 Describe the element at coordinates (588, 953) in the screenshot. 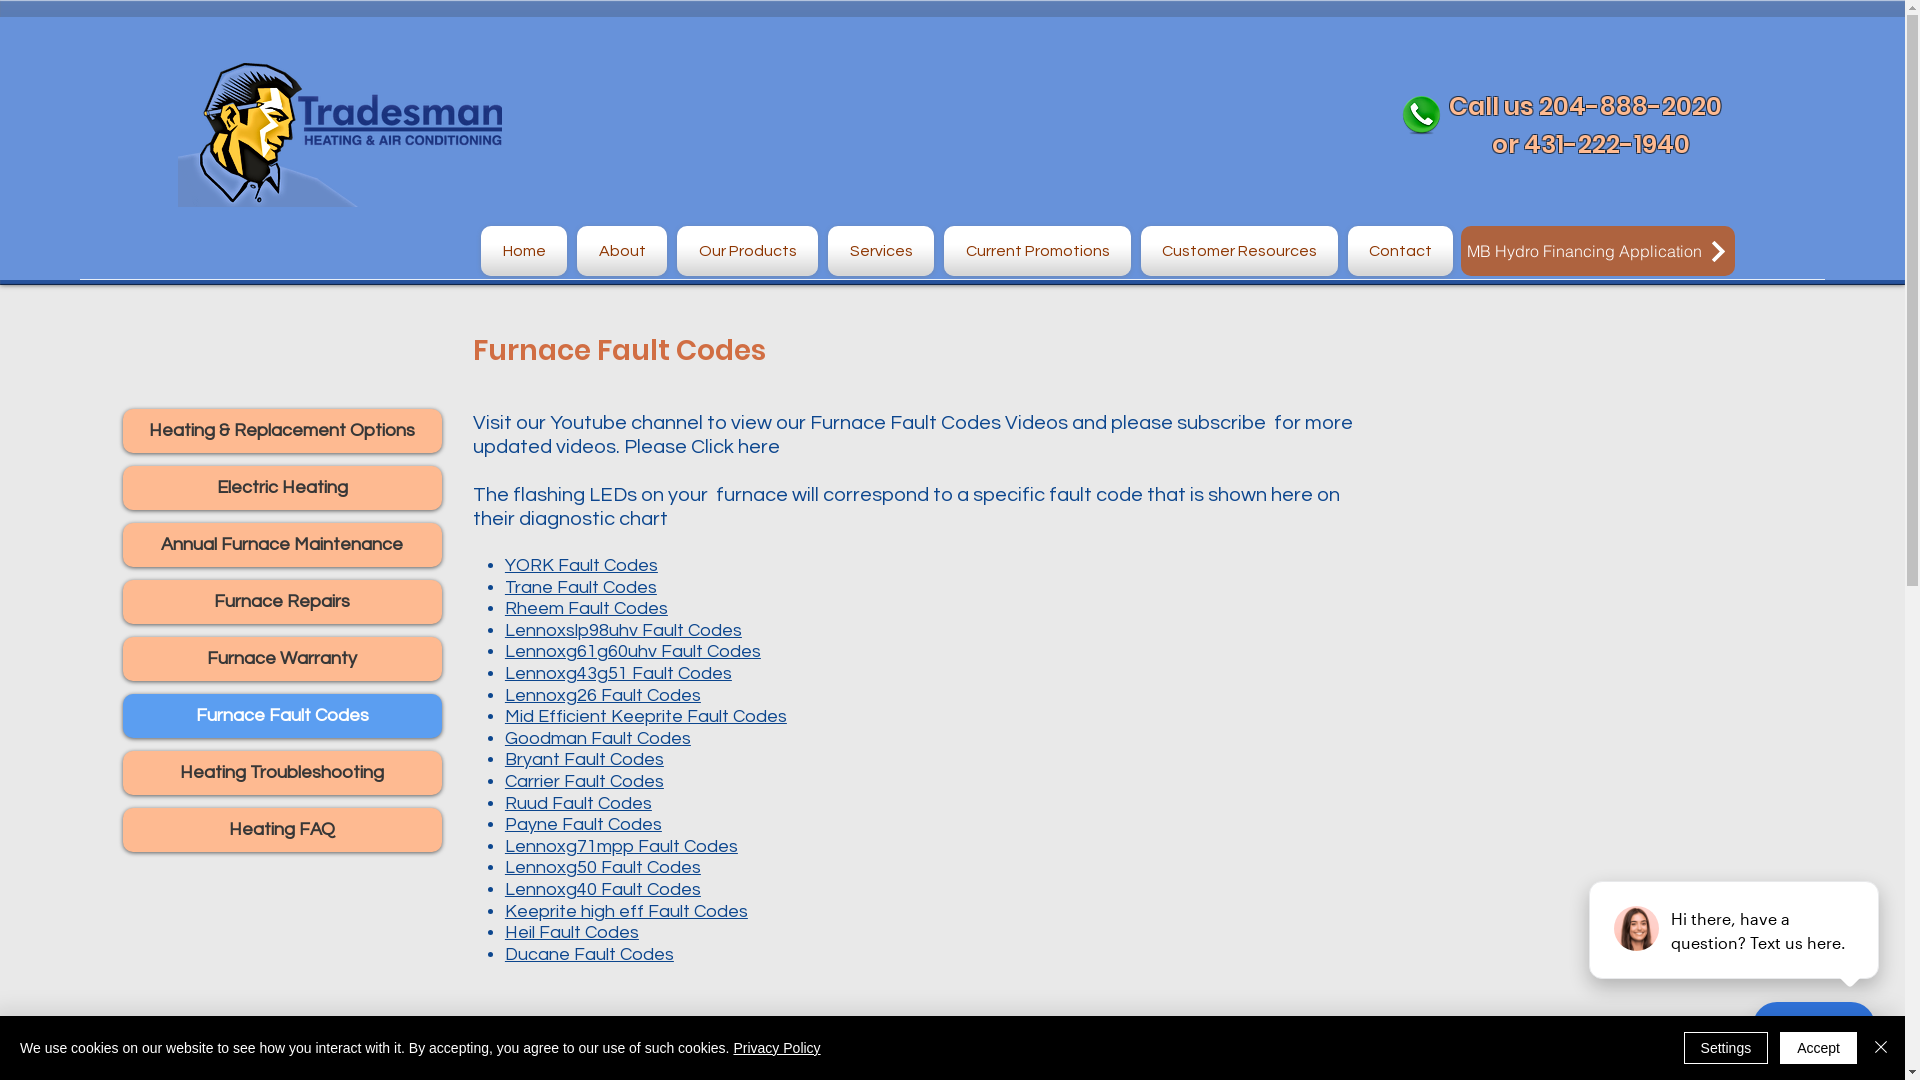

I see `'Ducane Fault Codes'` at that location.